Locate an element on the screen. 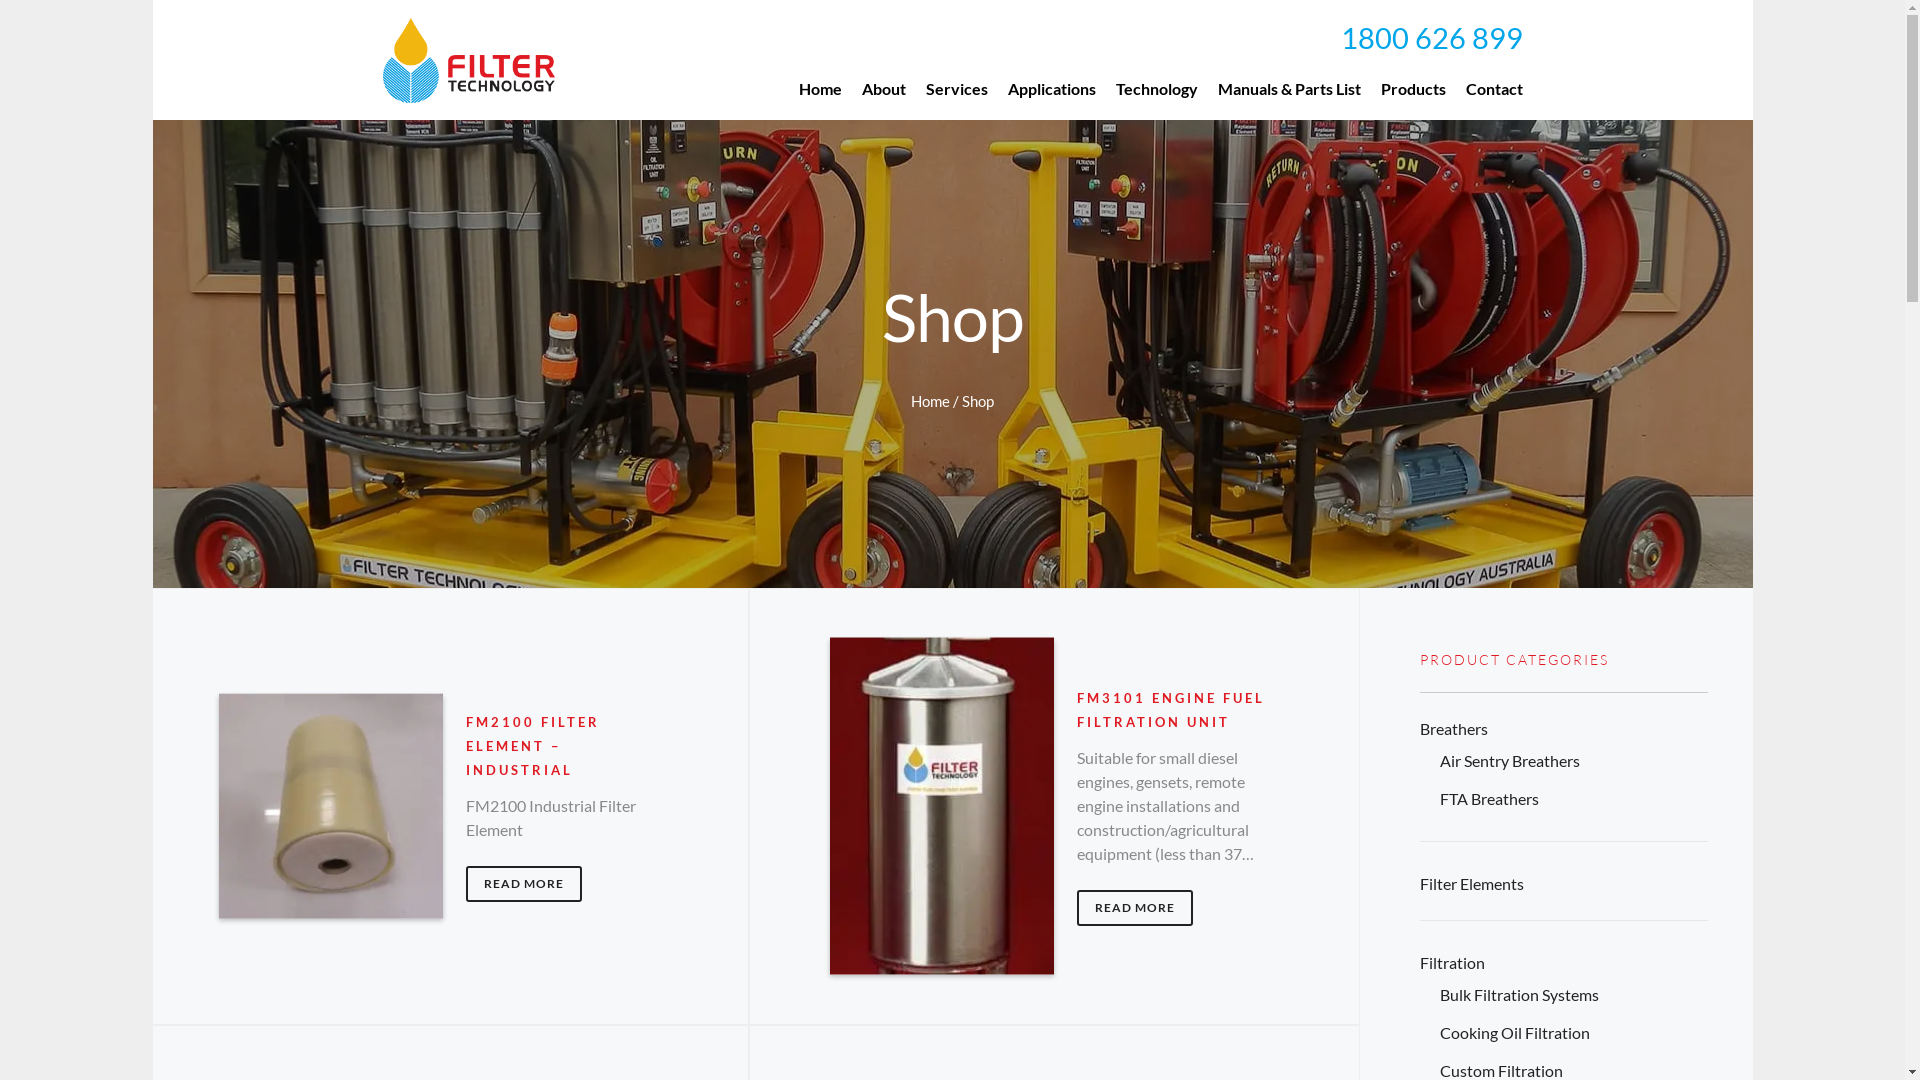 The height and width of the screenshot is (1080, 1920). 'Home' is located at coordinates (786, 87).